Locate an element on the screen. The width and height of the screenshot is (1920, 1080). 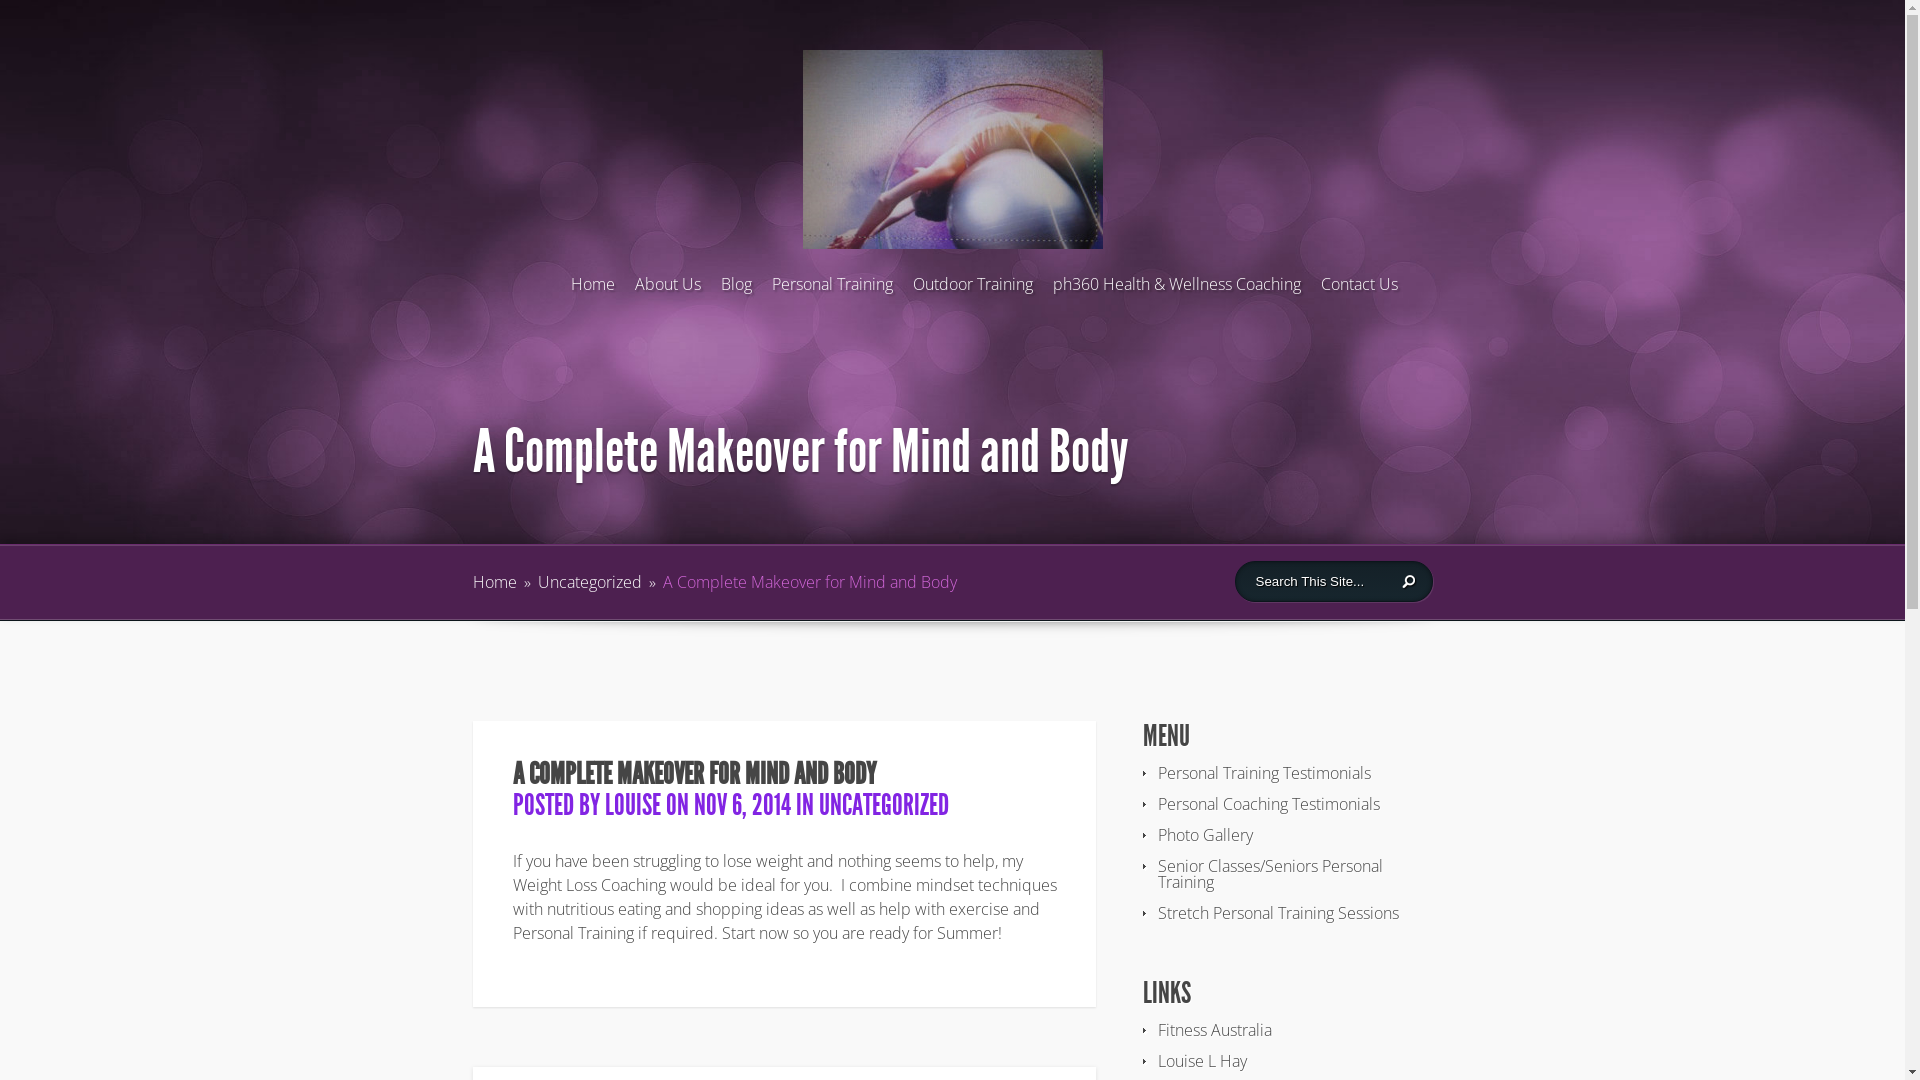
'Outdoor Training' is located at coordinates (971, 289).